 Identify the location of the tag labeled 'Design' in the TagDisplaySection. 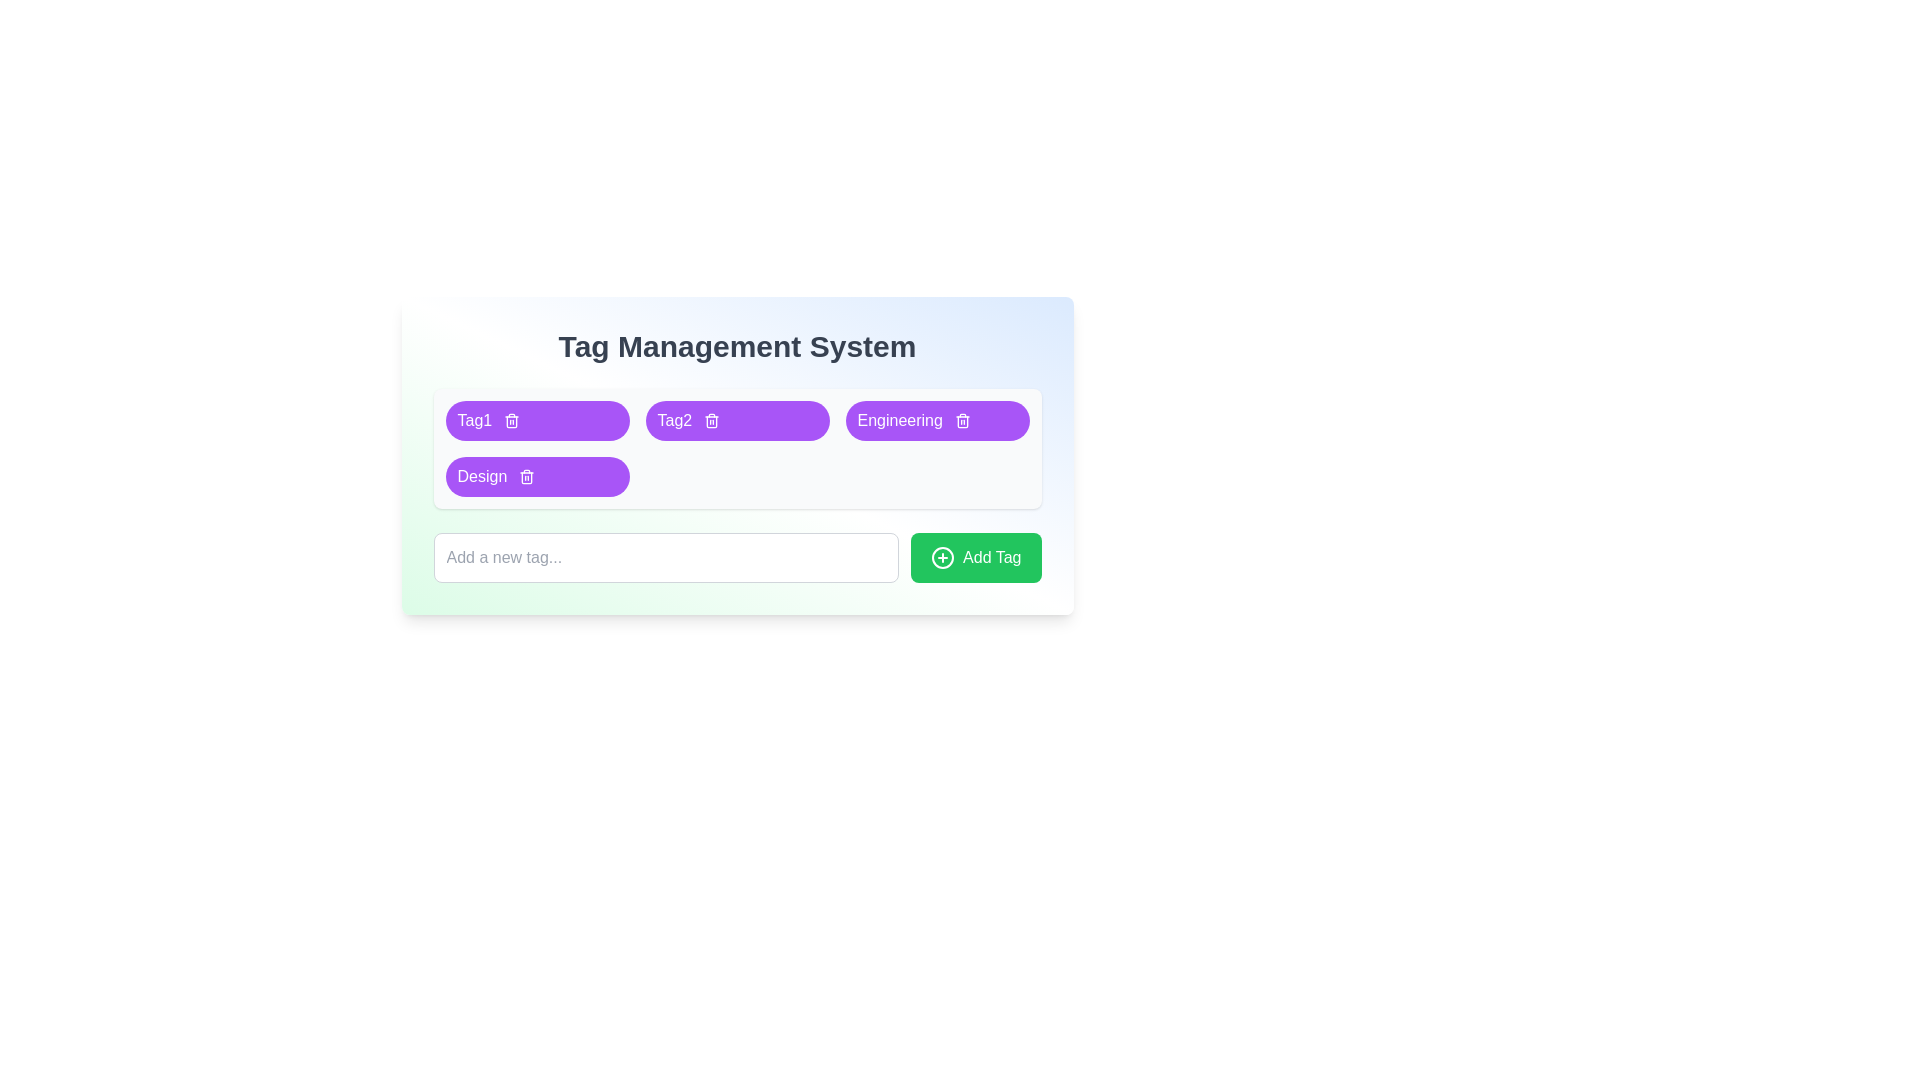
(537, 477).